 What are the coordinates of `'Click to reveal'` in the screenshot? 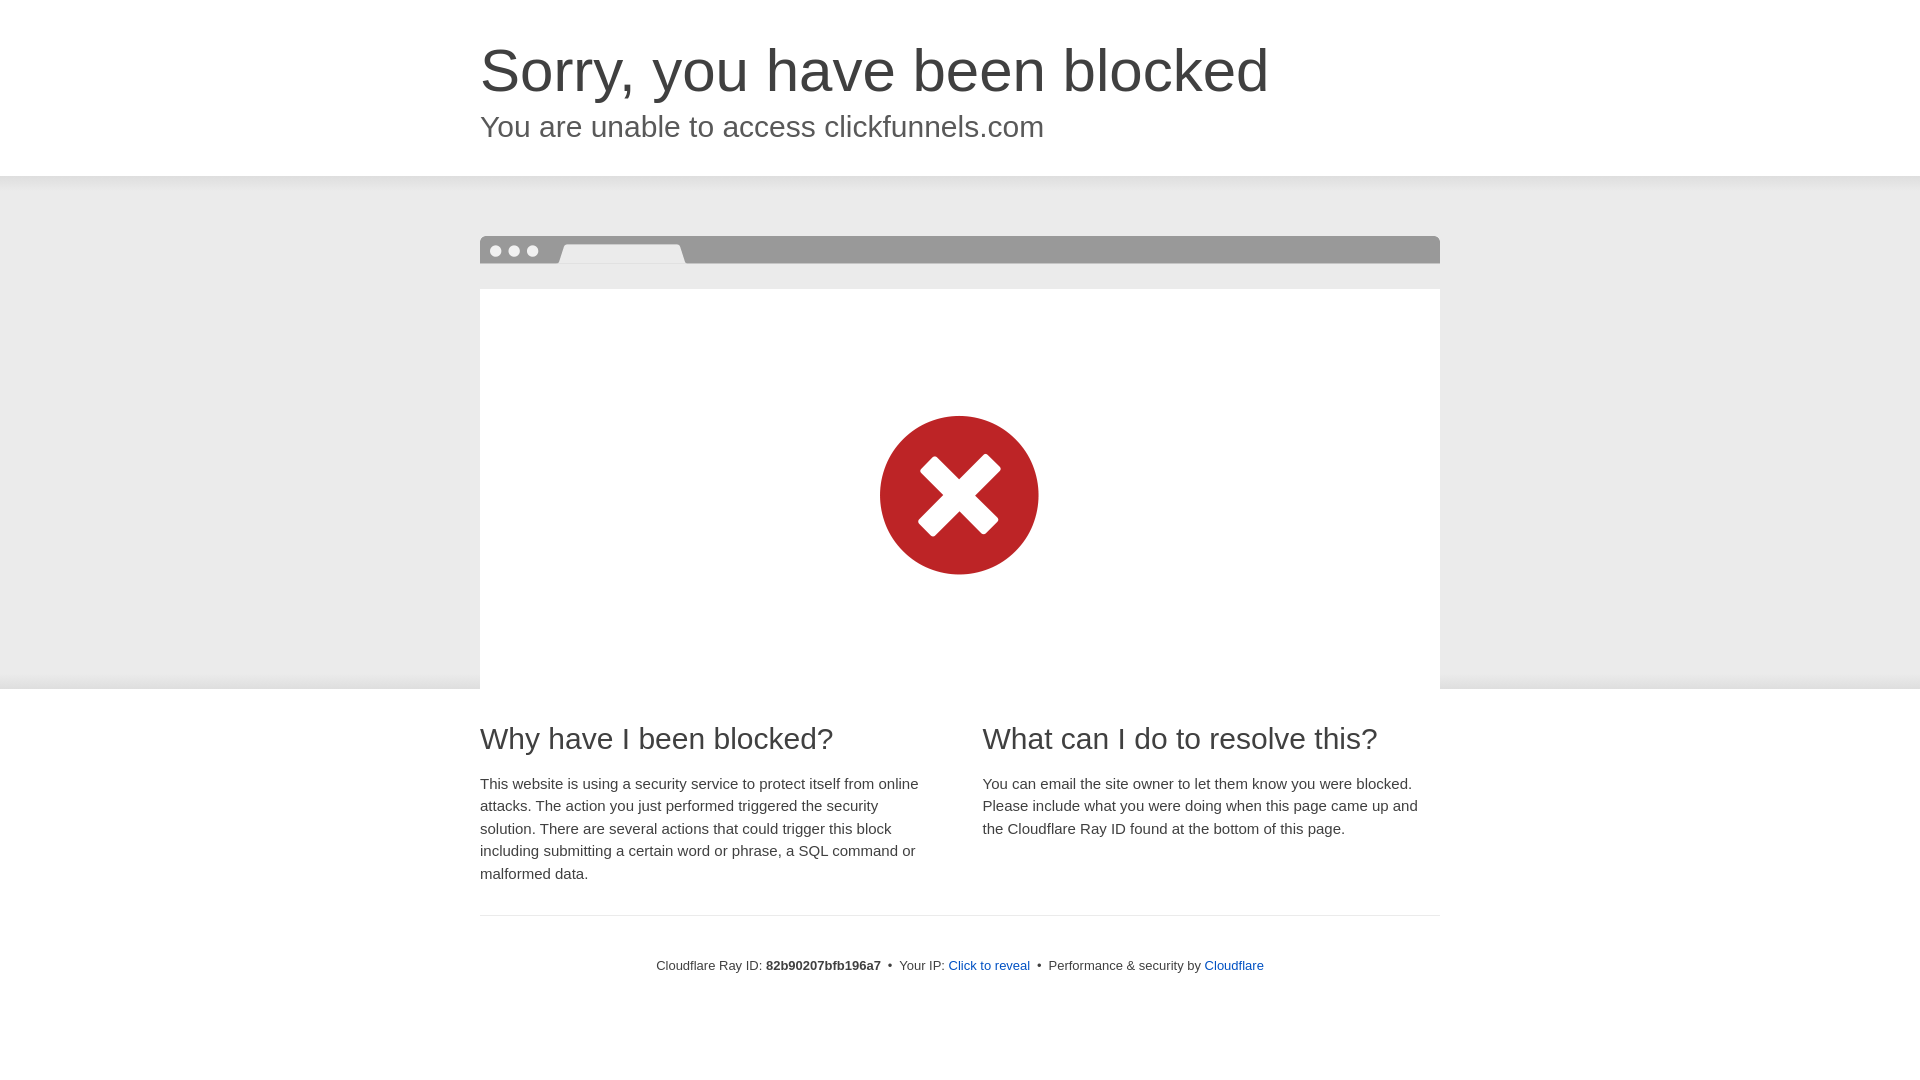 It's located at (989, 964).